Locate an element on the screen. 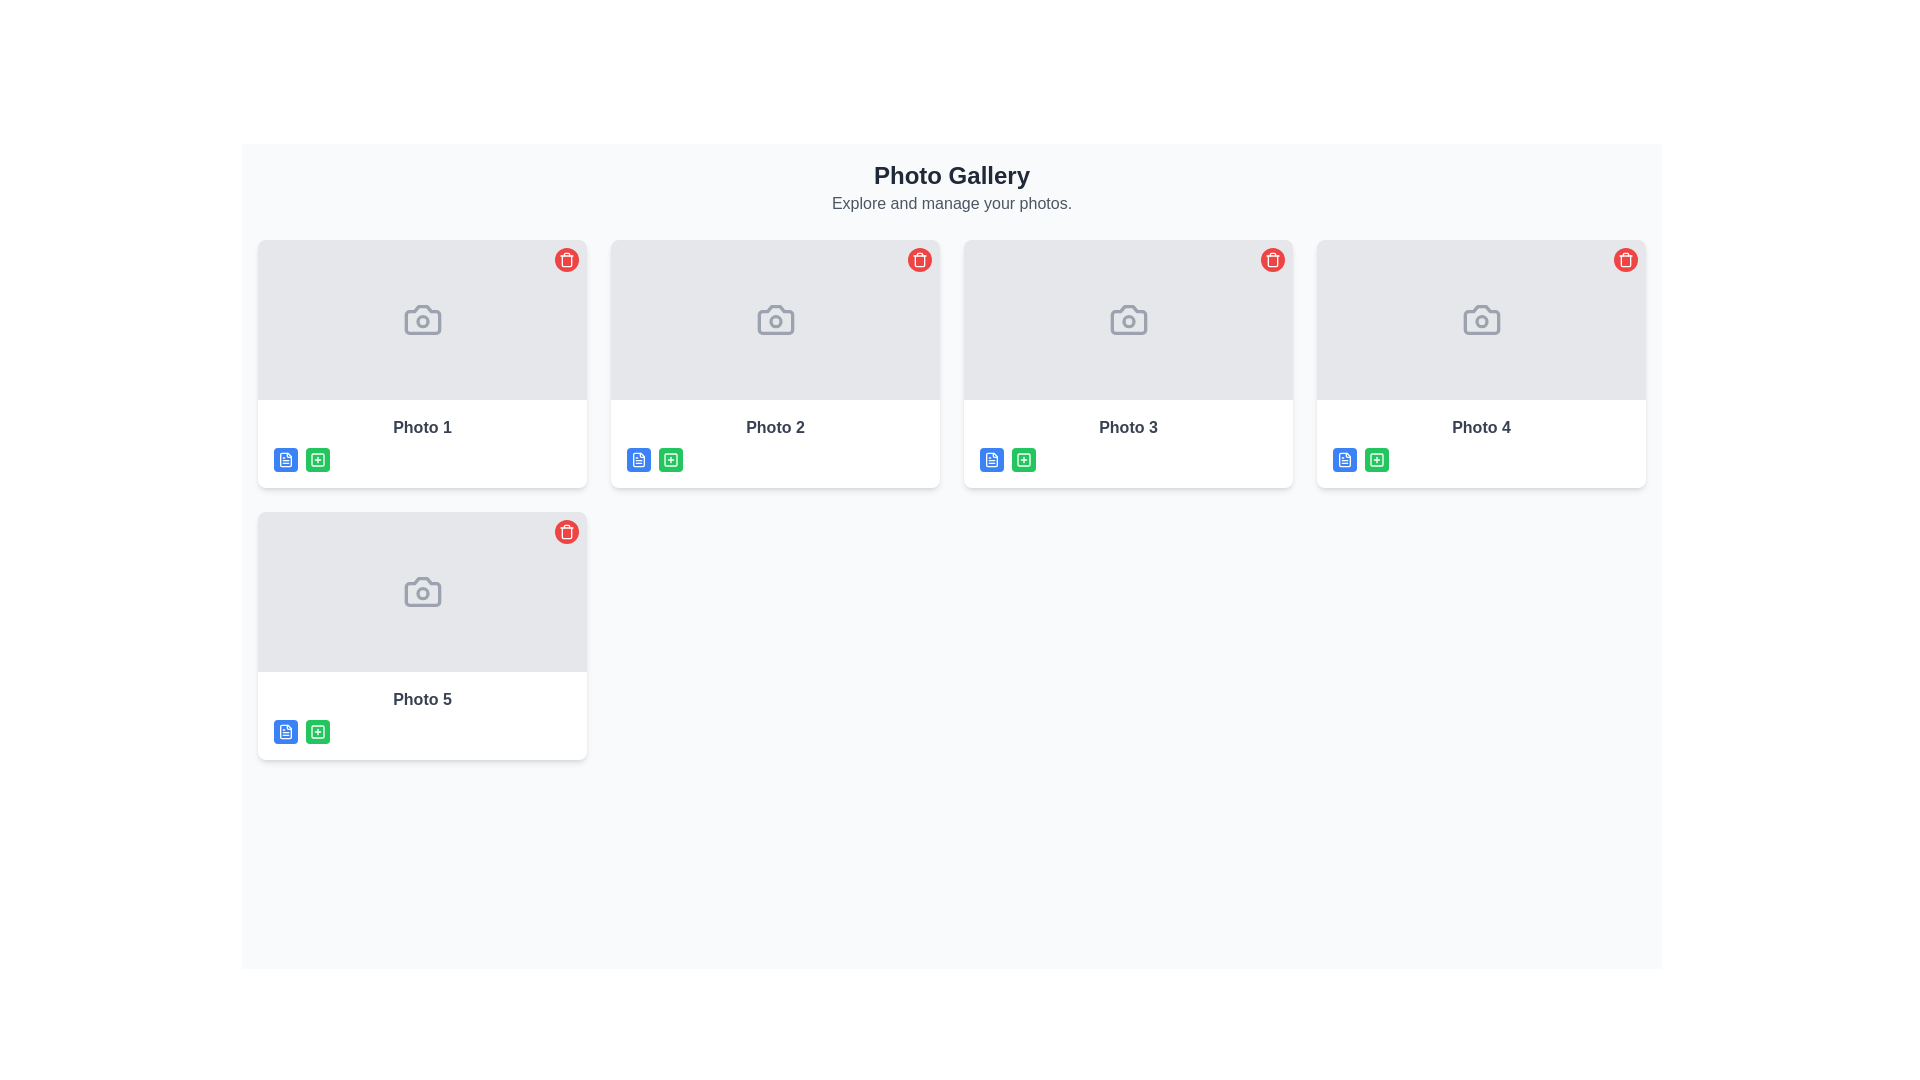 This screenshot has height=1080, width=1920. the circular red delete button with a trash icon located at the top-right corner of the 'Photo 5' card is located at coordinates (565, 531).